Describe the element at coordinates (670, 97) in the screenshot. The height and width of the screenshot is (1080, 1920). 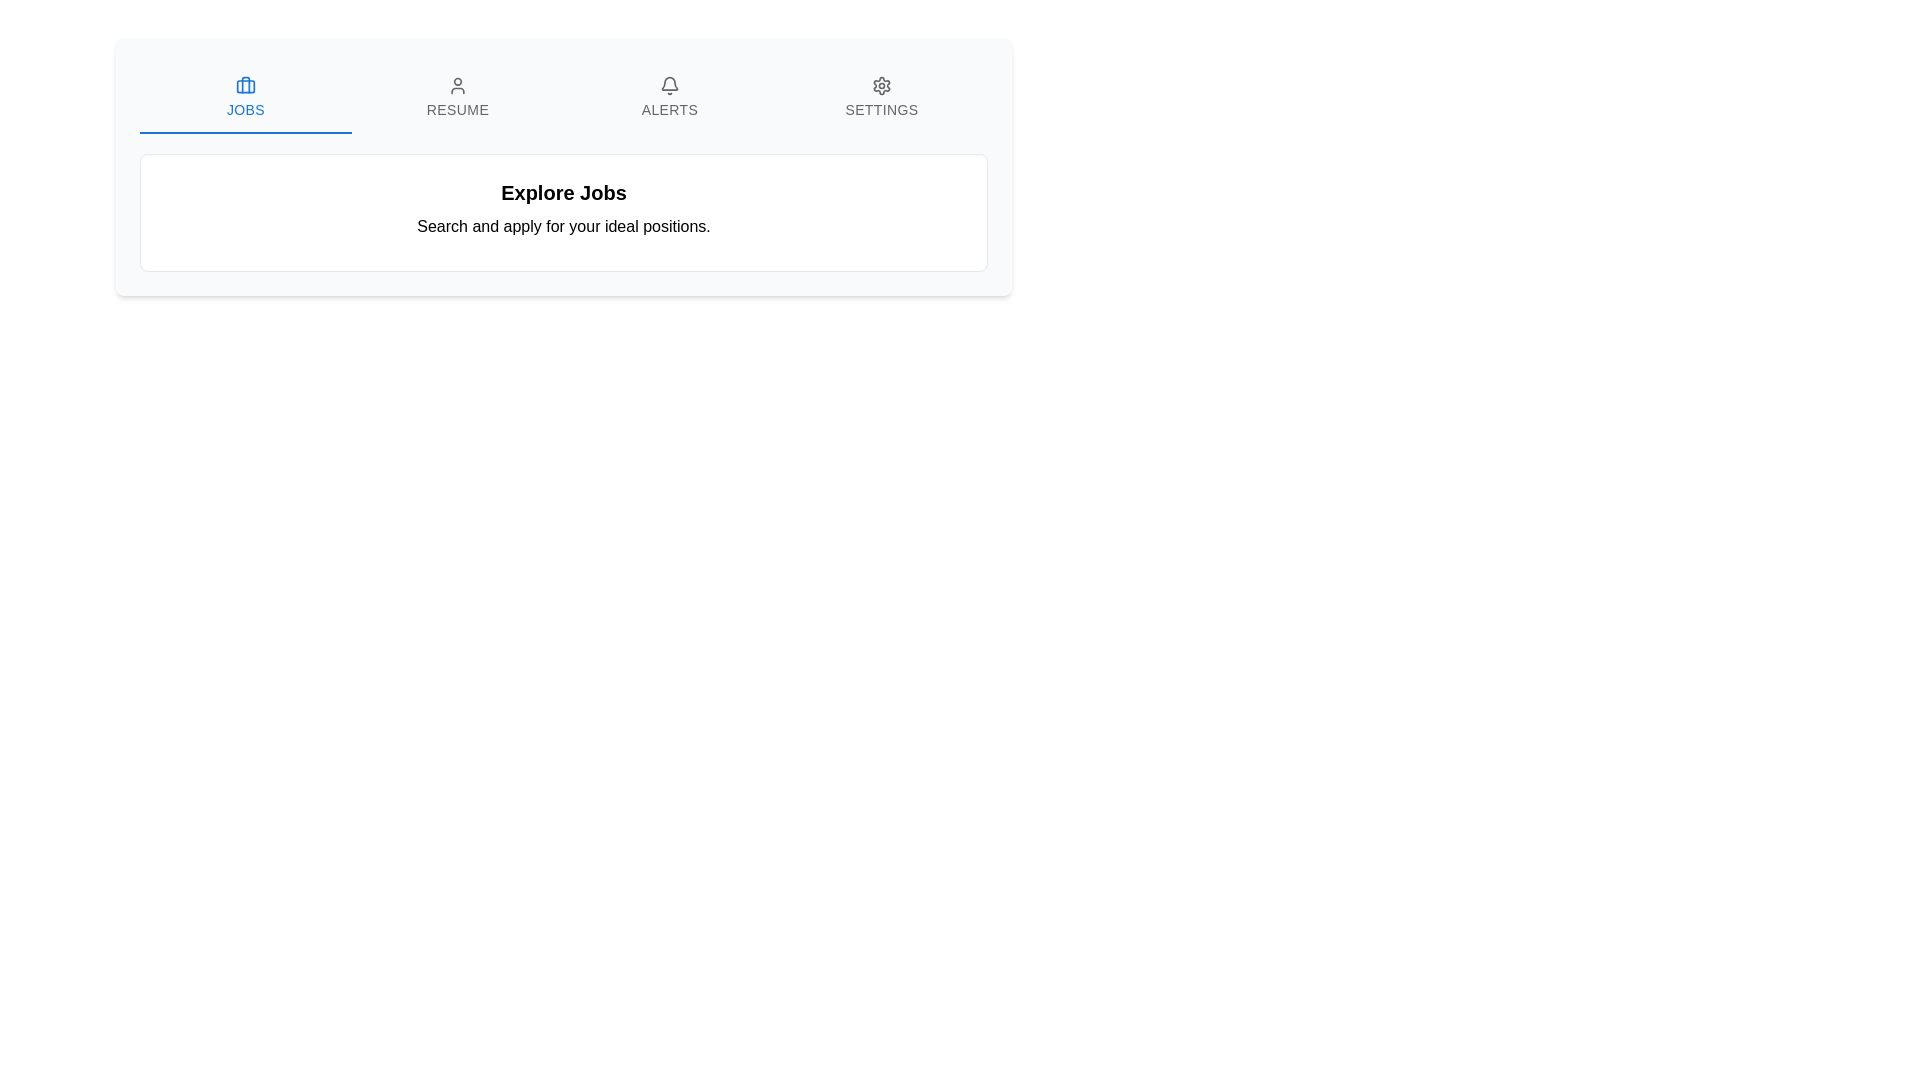
I see `the 'Alerts' tab button in the navigation bar` at that location.